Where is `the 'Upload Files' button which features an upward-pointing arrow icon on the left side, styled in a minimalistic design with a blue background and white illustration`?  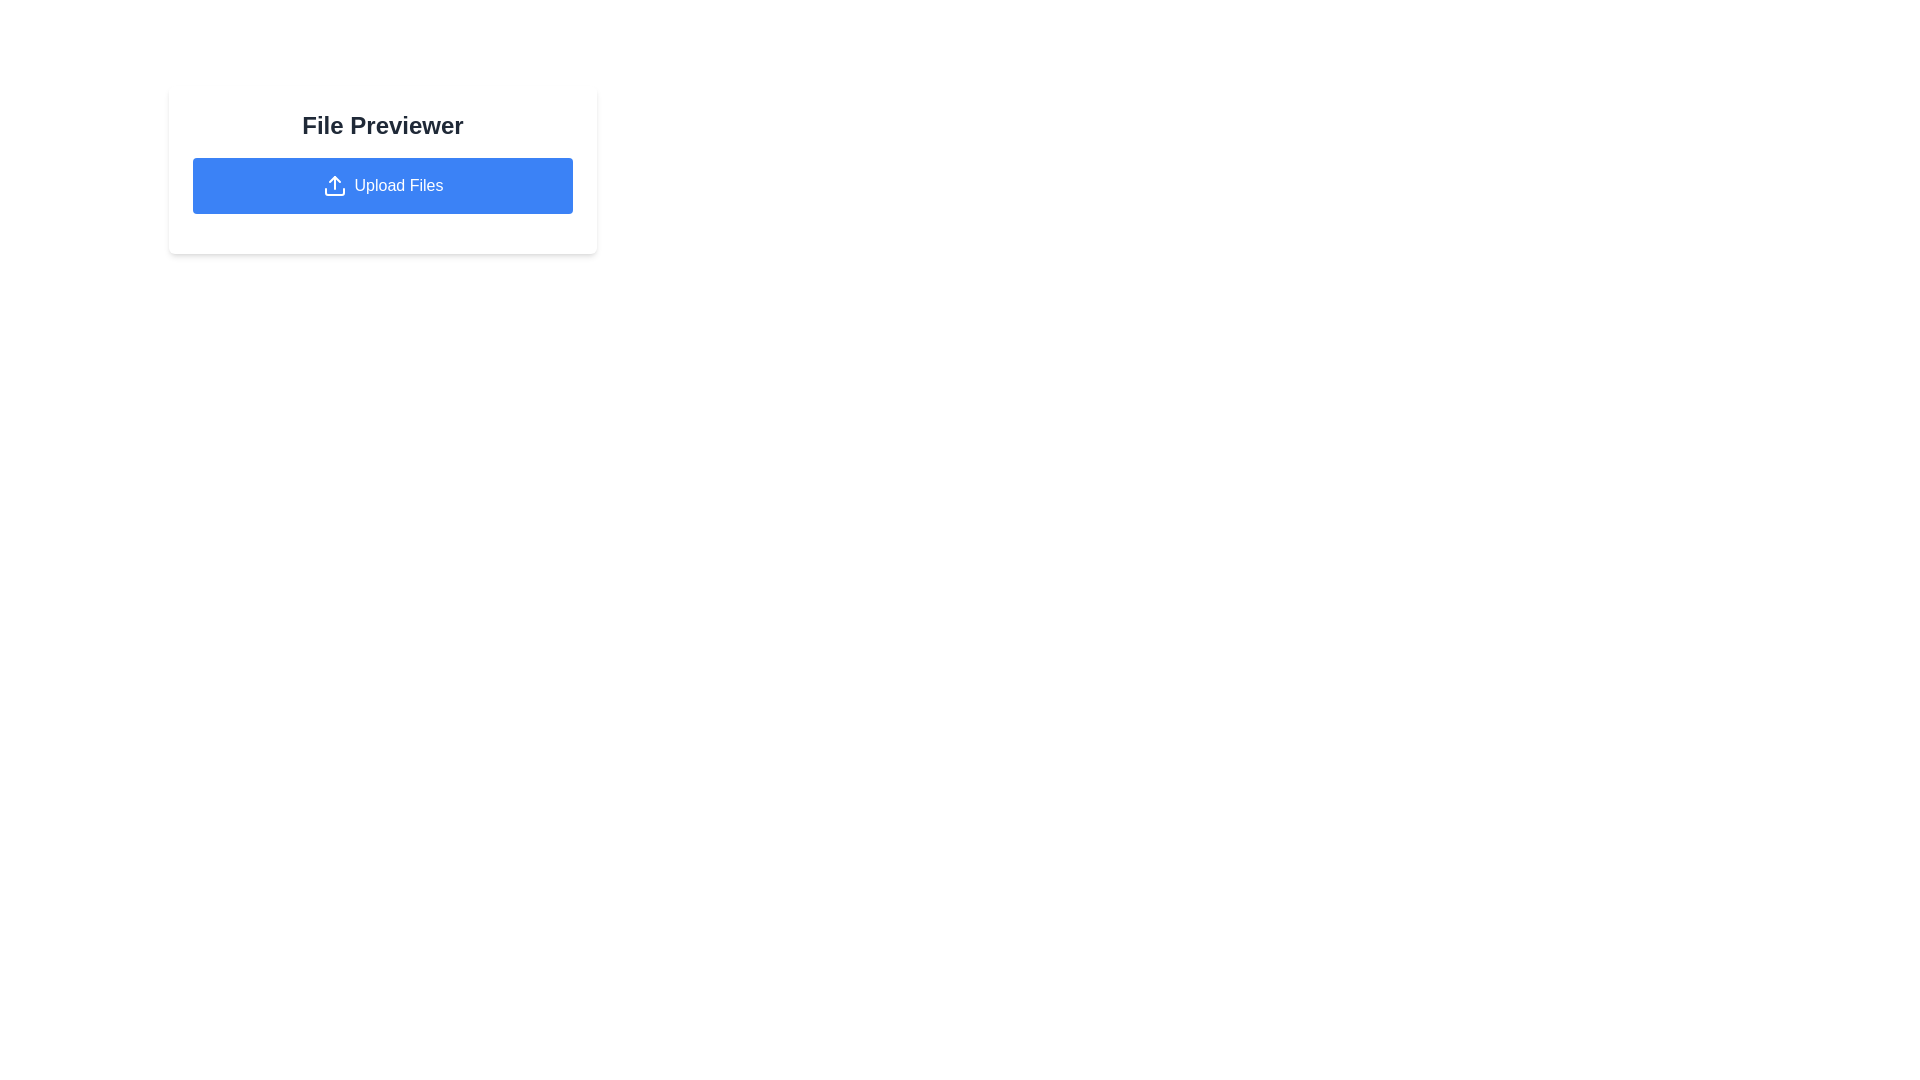 the 'Upload Files' button which features an upward-pointing arrow icon on the left side, styled in a minimalistic design with a blue background and white illustration is located at coordinates (334, 185).